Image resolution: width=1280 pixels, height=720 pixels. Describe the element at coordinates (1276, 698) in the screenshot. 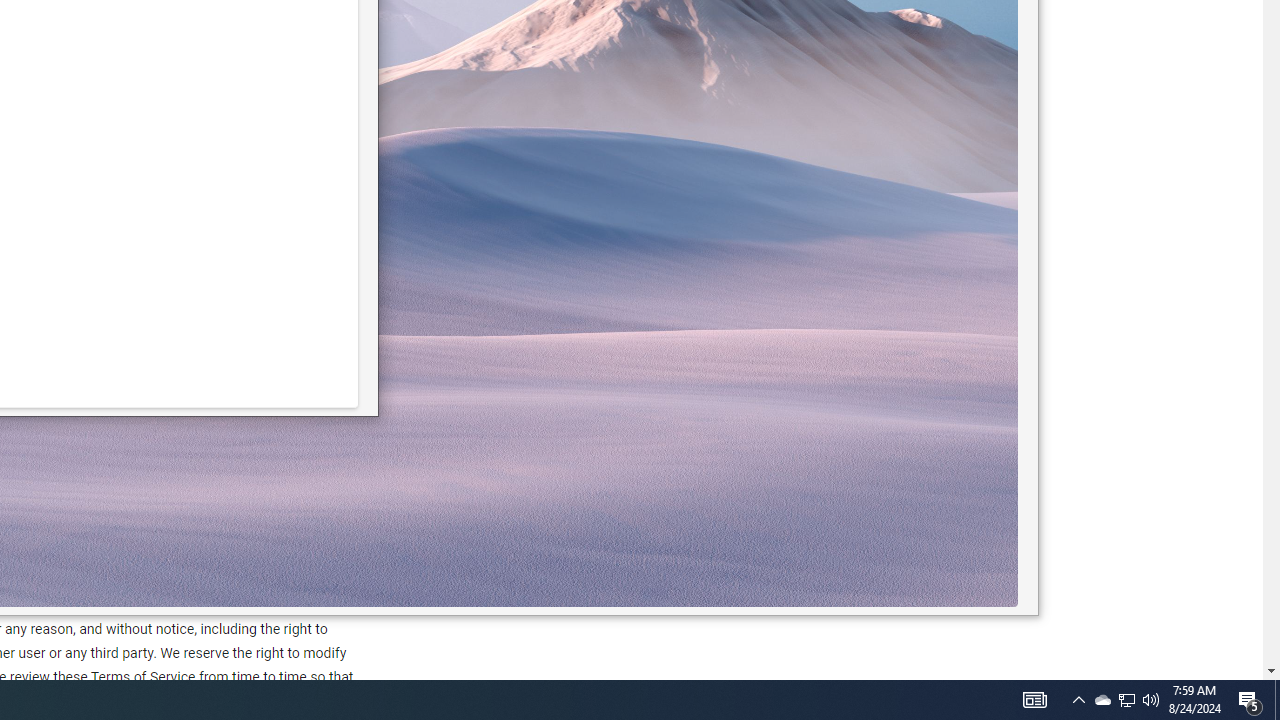

I see `'Action Center, 5 new notifications'` at that location.